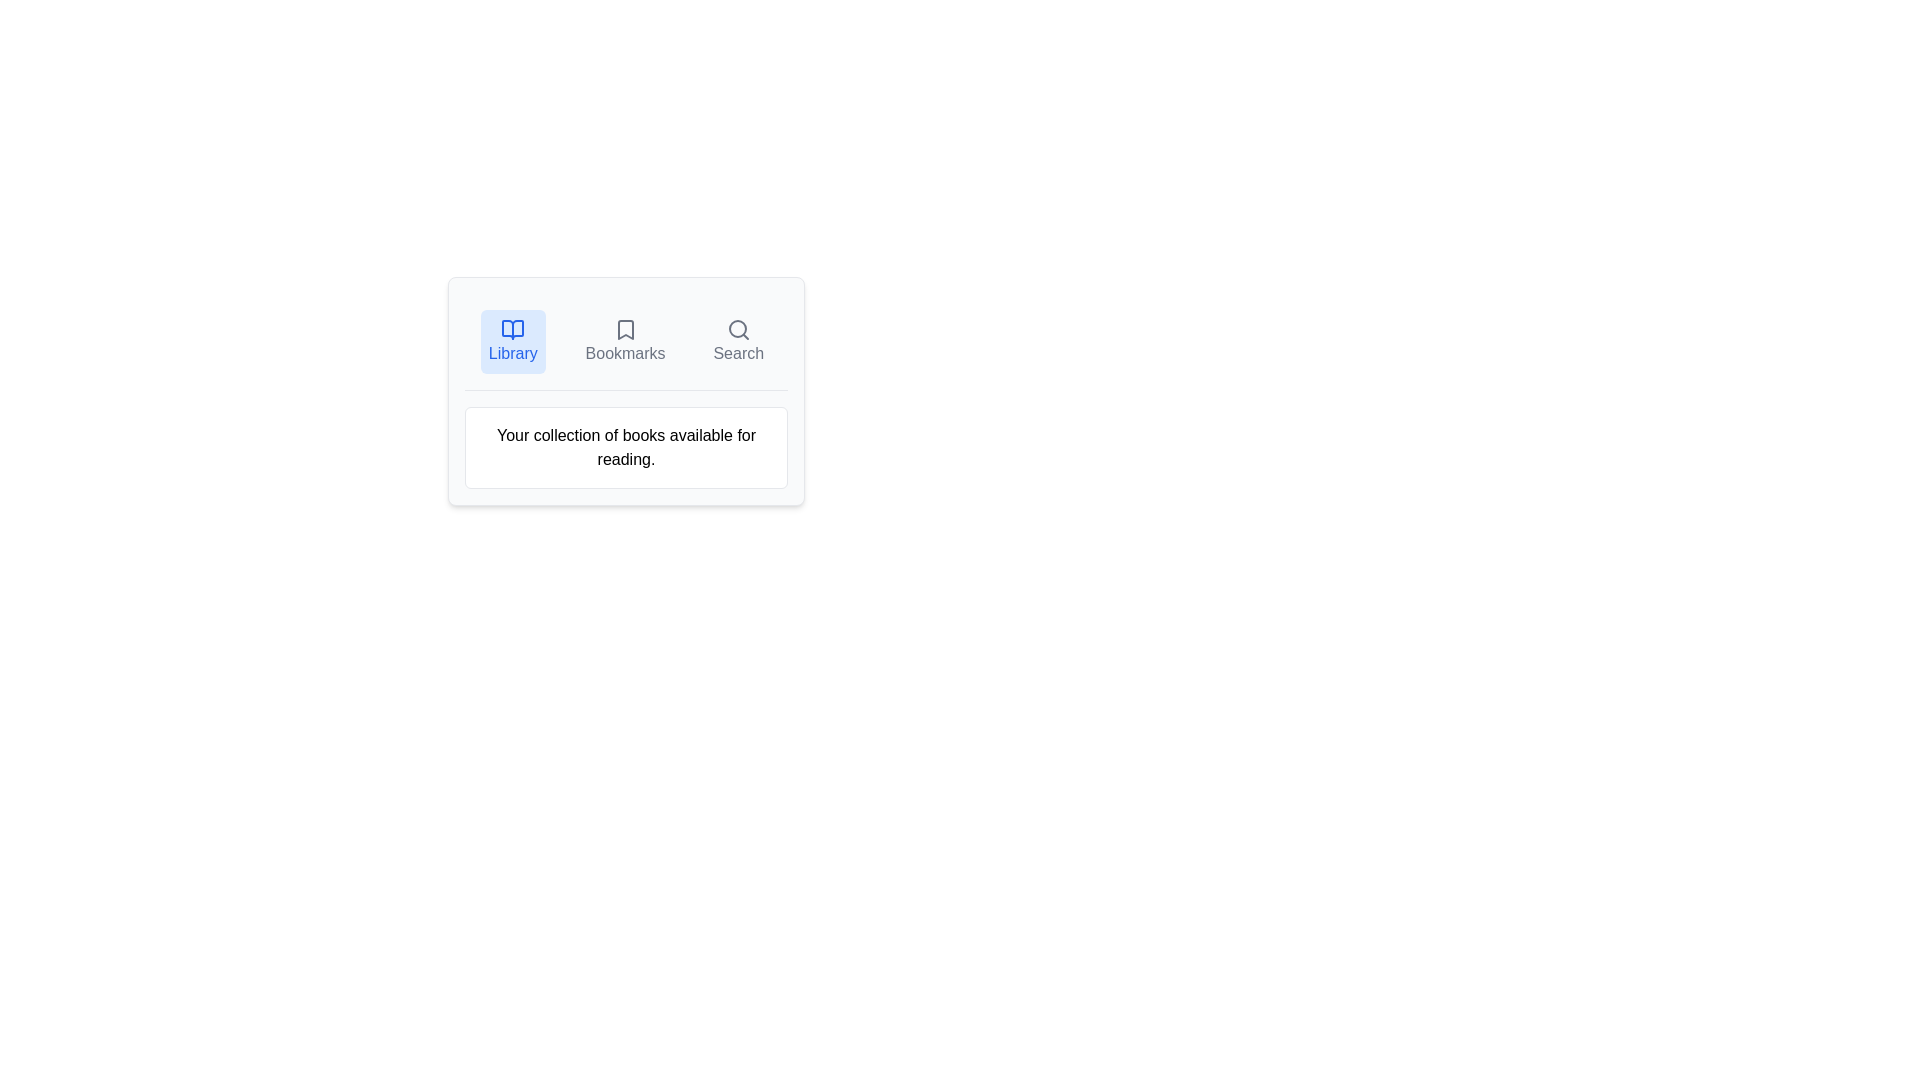 Image resolution: width=1920 pixels, height=1080 pixels. What do you see at coordinates (624, 341) in the screenshot?
I see `the Bookmarks tab by clicking on the respective tab button` at bounding box center [624, 341].